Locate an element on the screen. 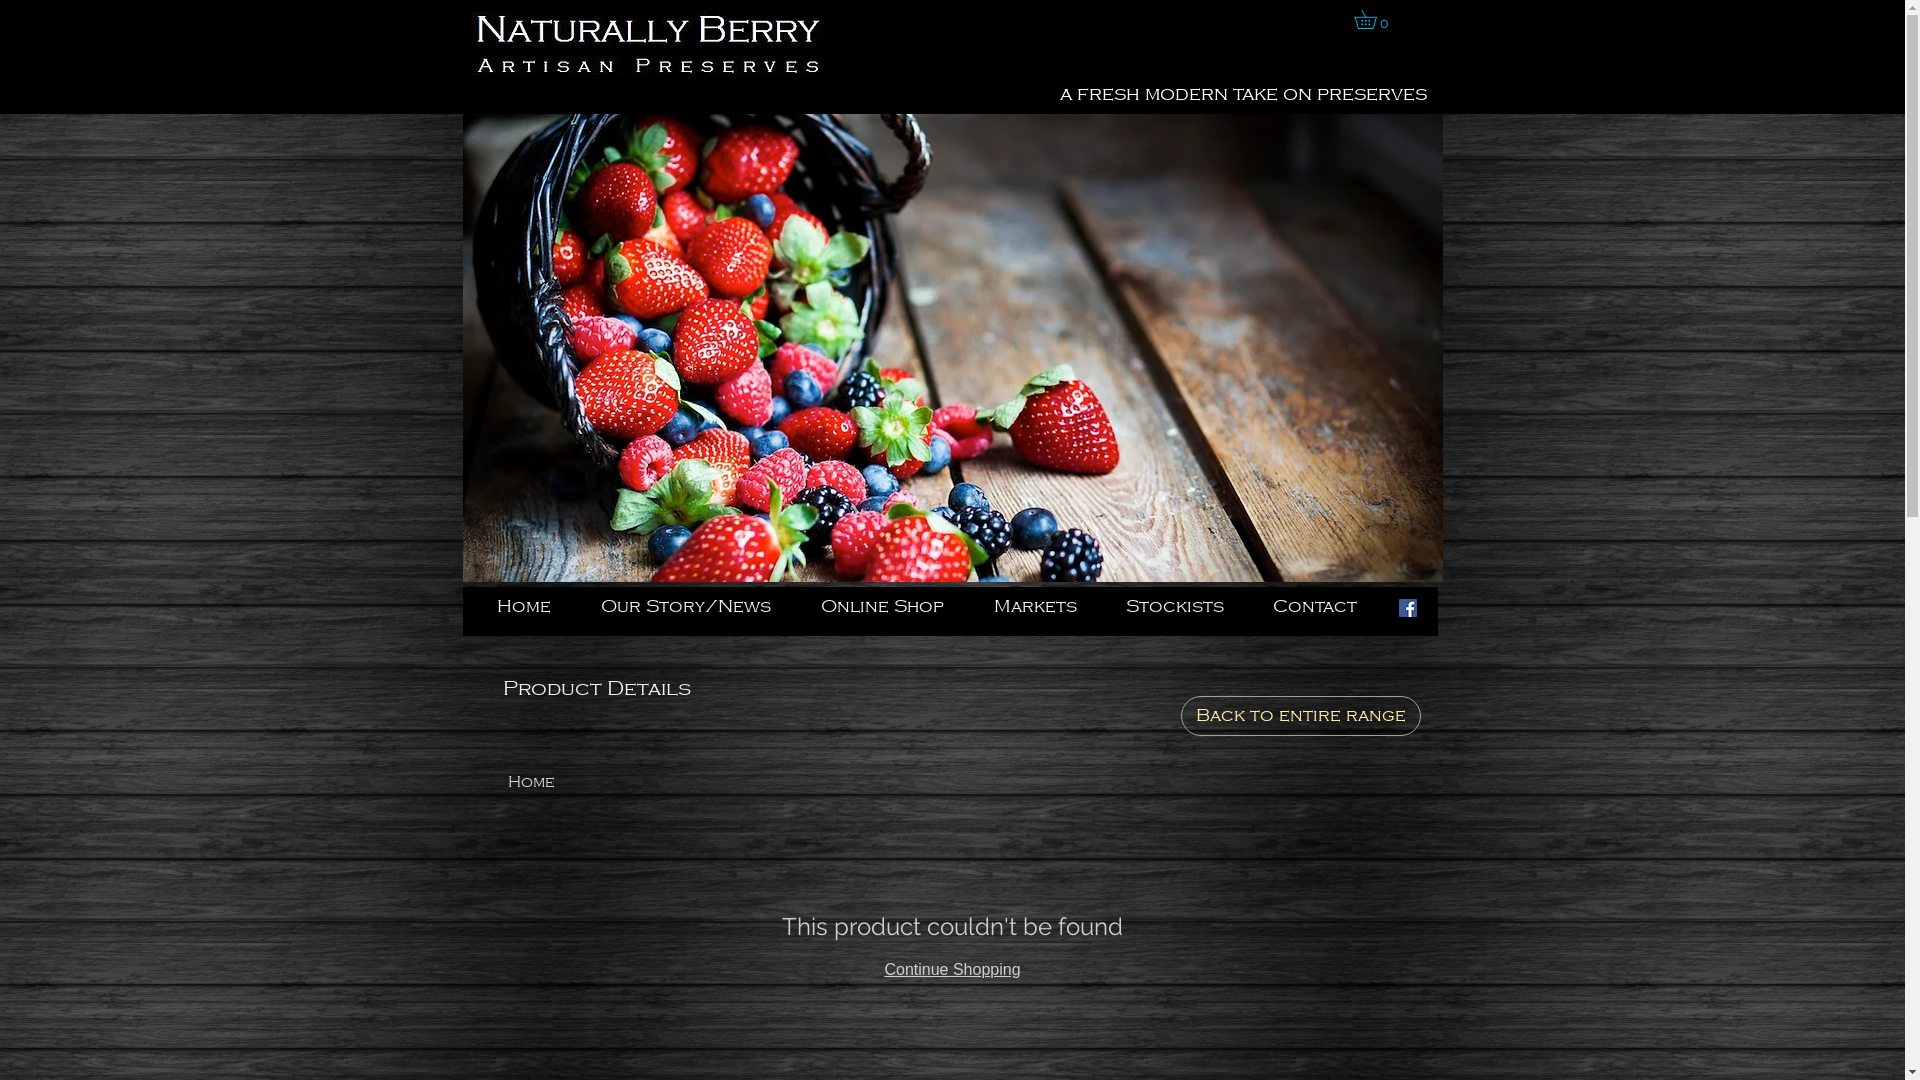 The height and width of the screenshot is (1080, 1920). 'Contact' is located at coordinates (1324, 605).